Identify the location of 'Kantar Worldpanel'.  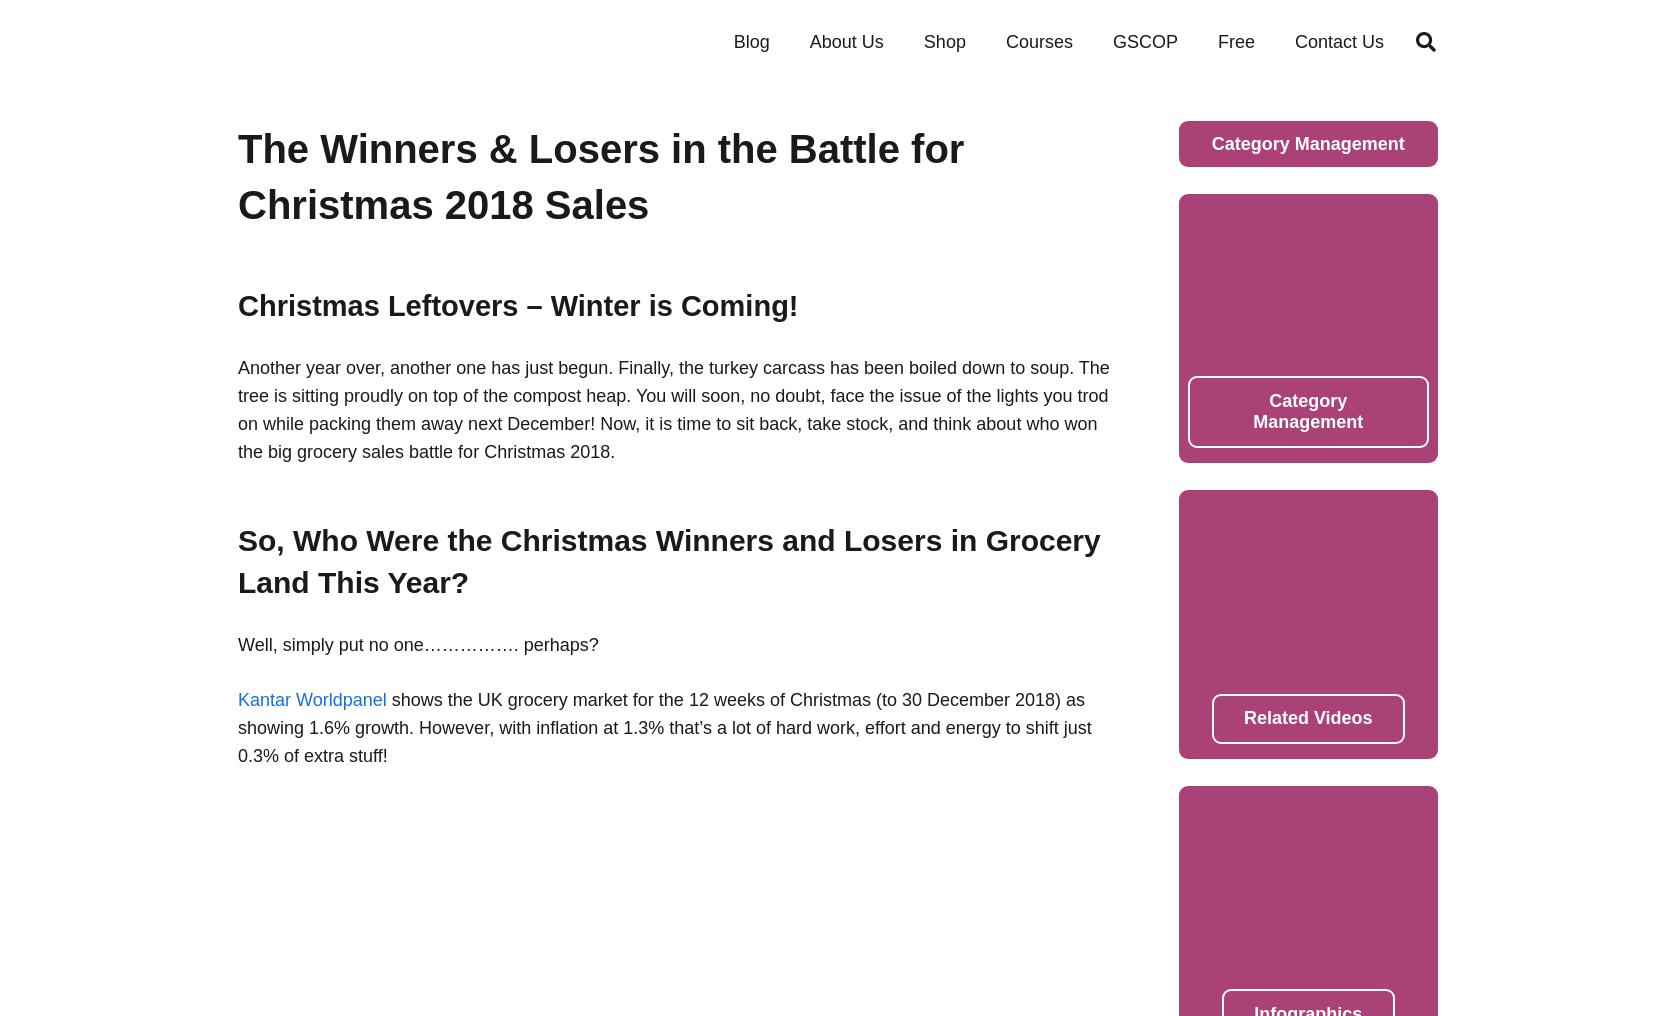
(311, 698).